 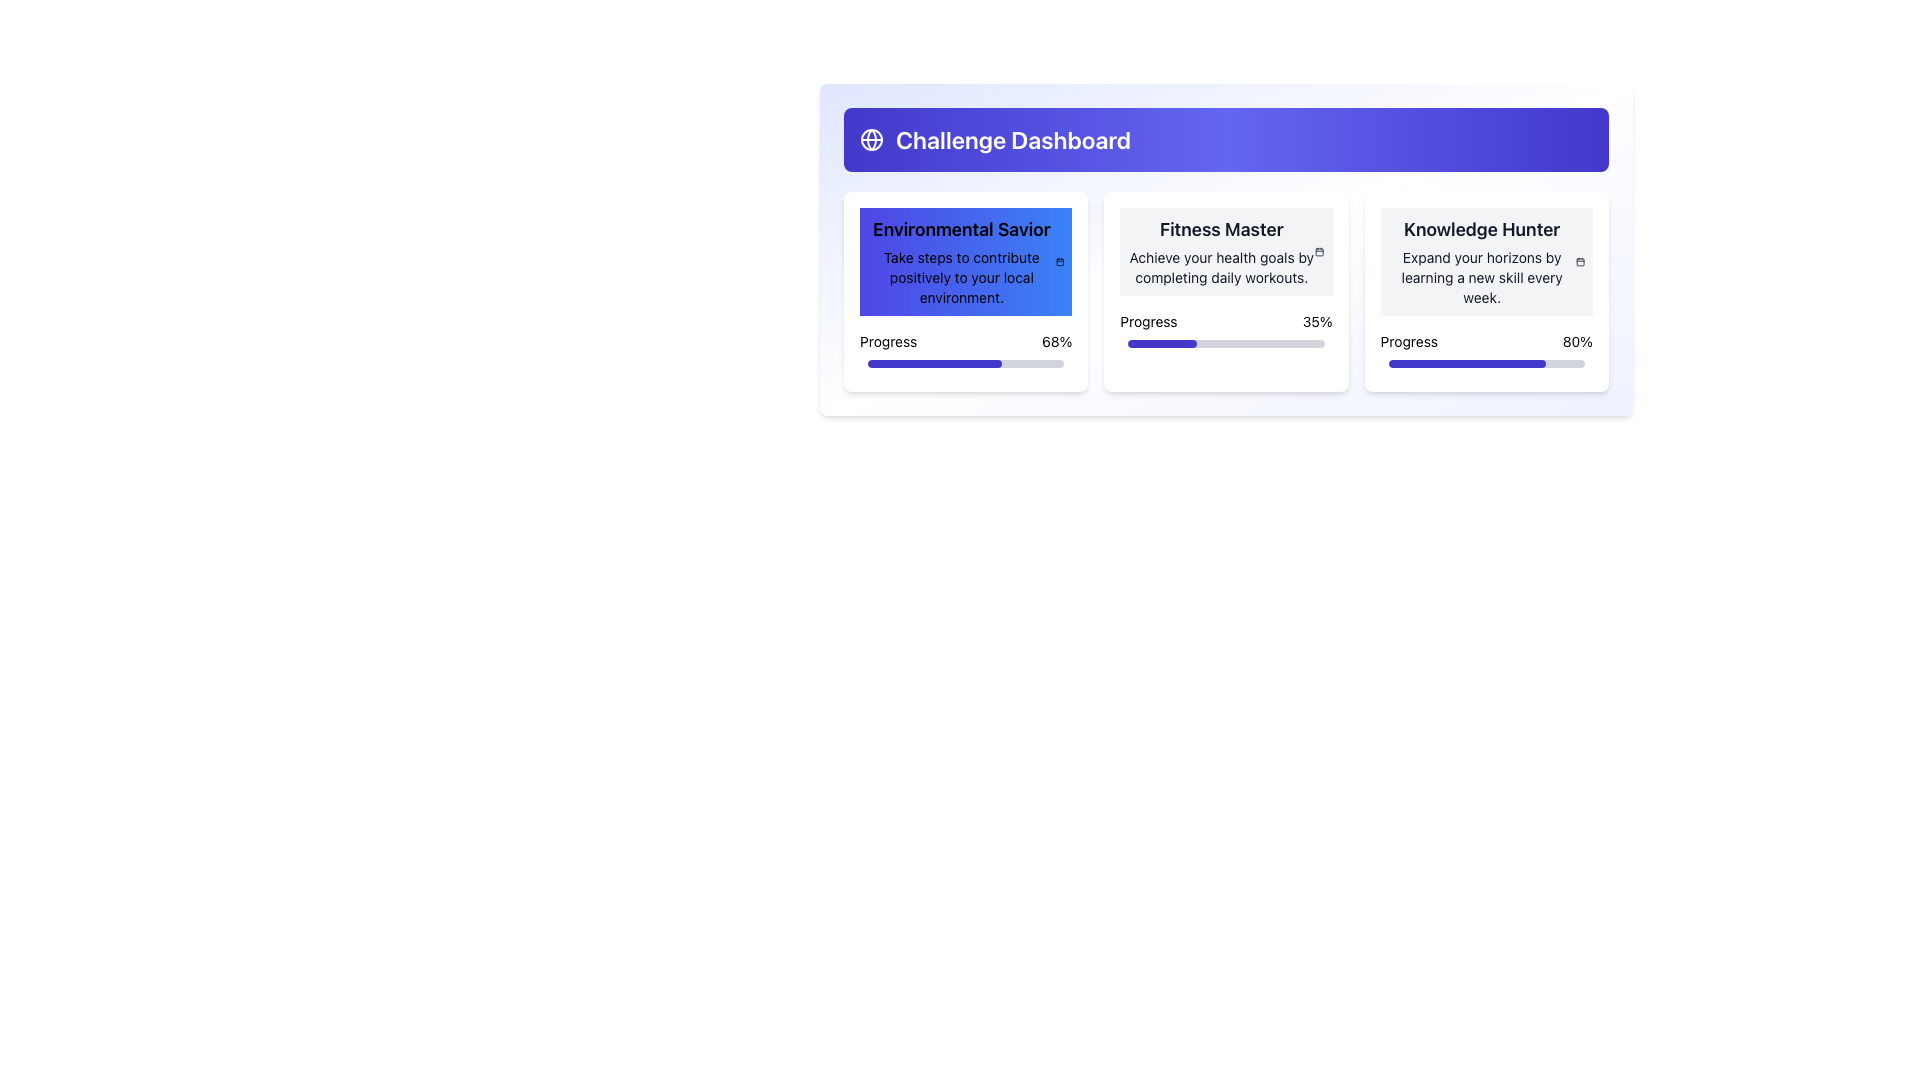 I want to click on the progress bar filled 68% with indigo color, located within the 'Environmental Savior' card in the 'Challenge Dashboard' interface, situated below the text 'Progress', so click(x=933, y=363).